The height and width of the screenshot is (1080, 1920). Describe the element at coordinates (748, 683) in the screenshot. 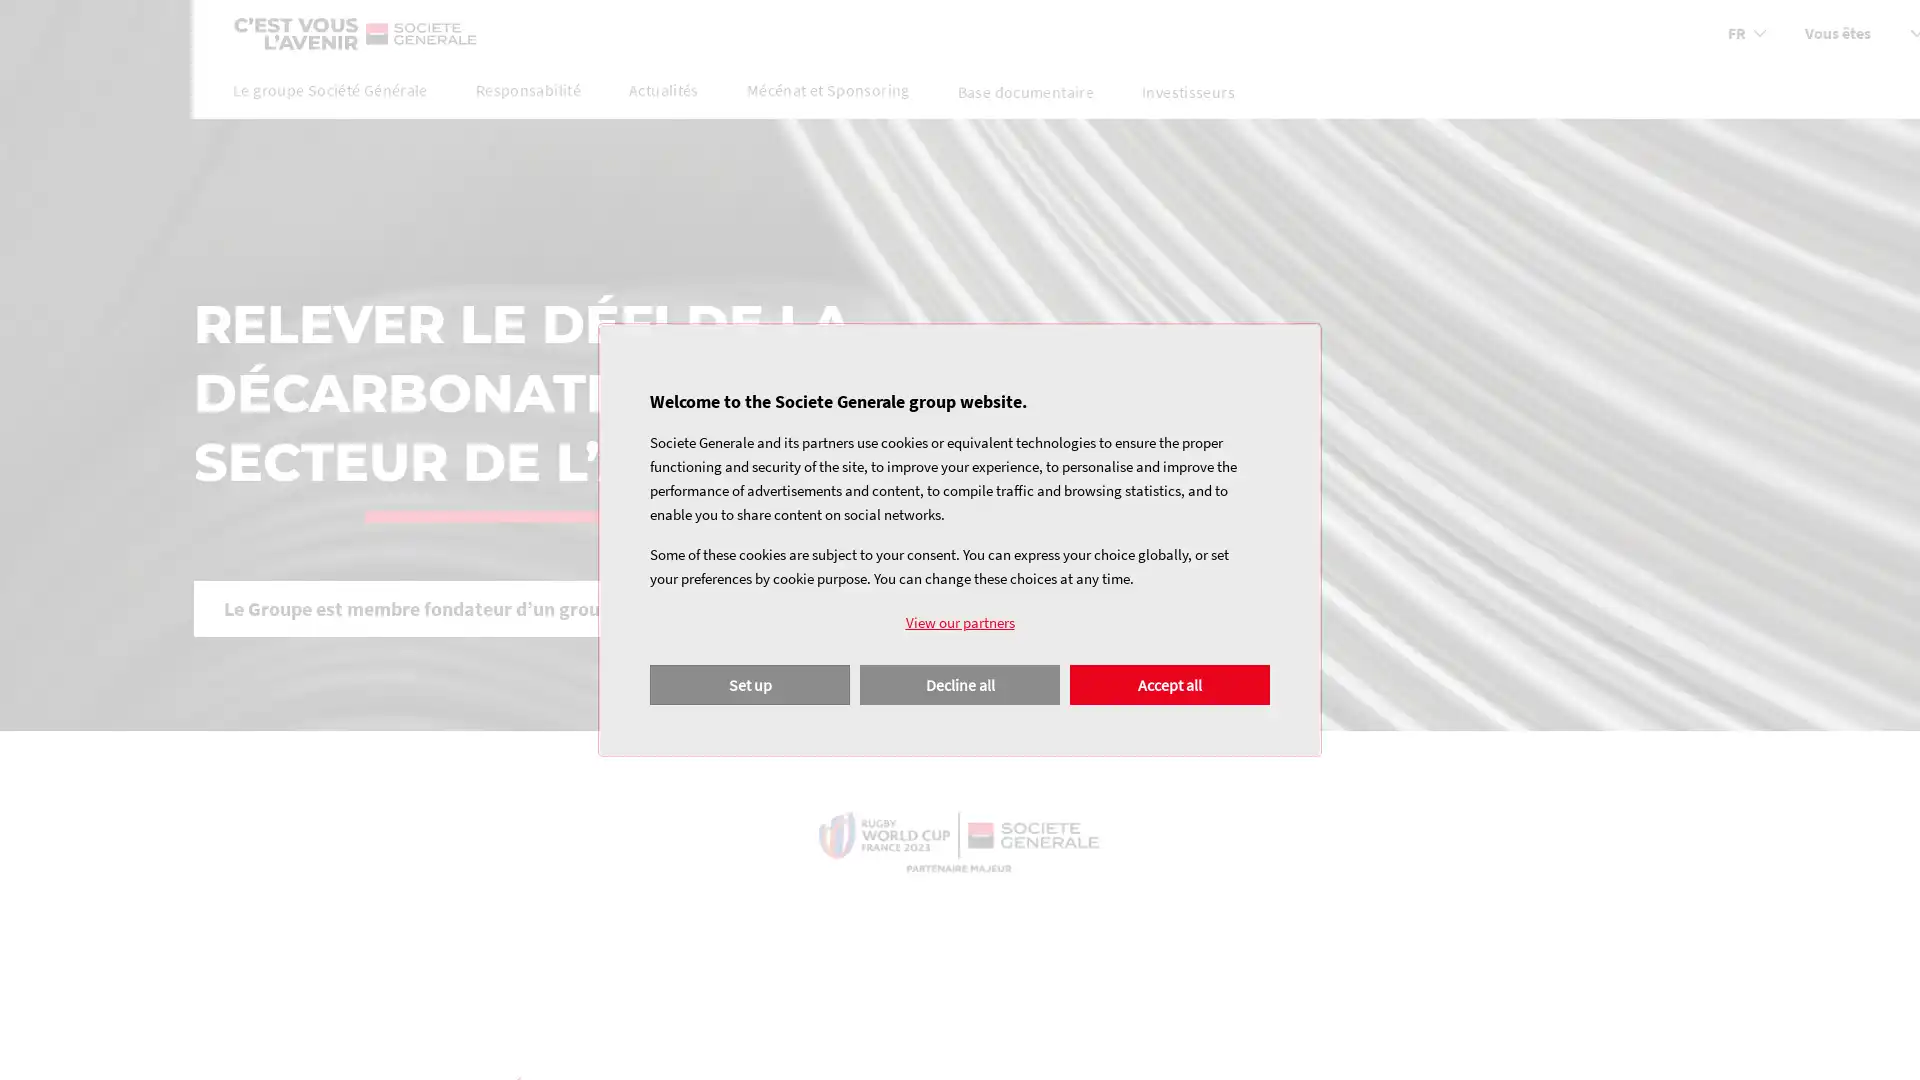

I see `Configure your consents` at that location.